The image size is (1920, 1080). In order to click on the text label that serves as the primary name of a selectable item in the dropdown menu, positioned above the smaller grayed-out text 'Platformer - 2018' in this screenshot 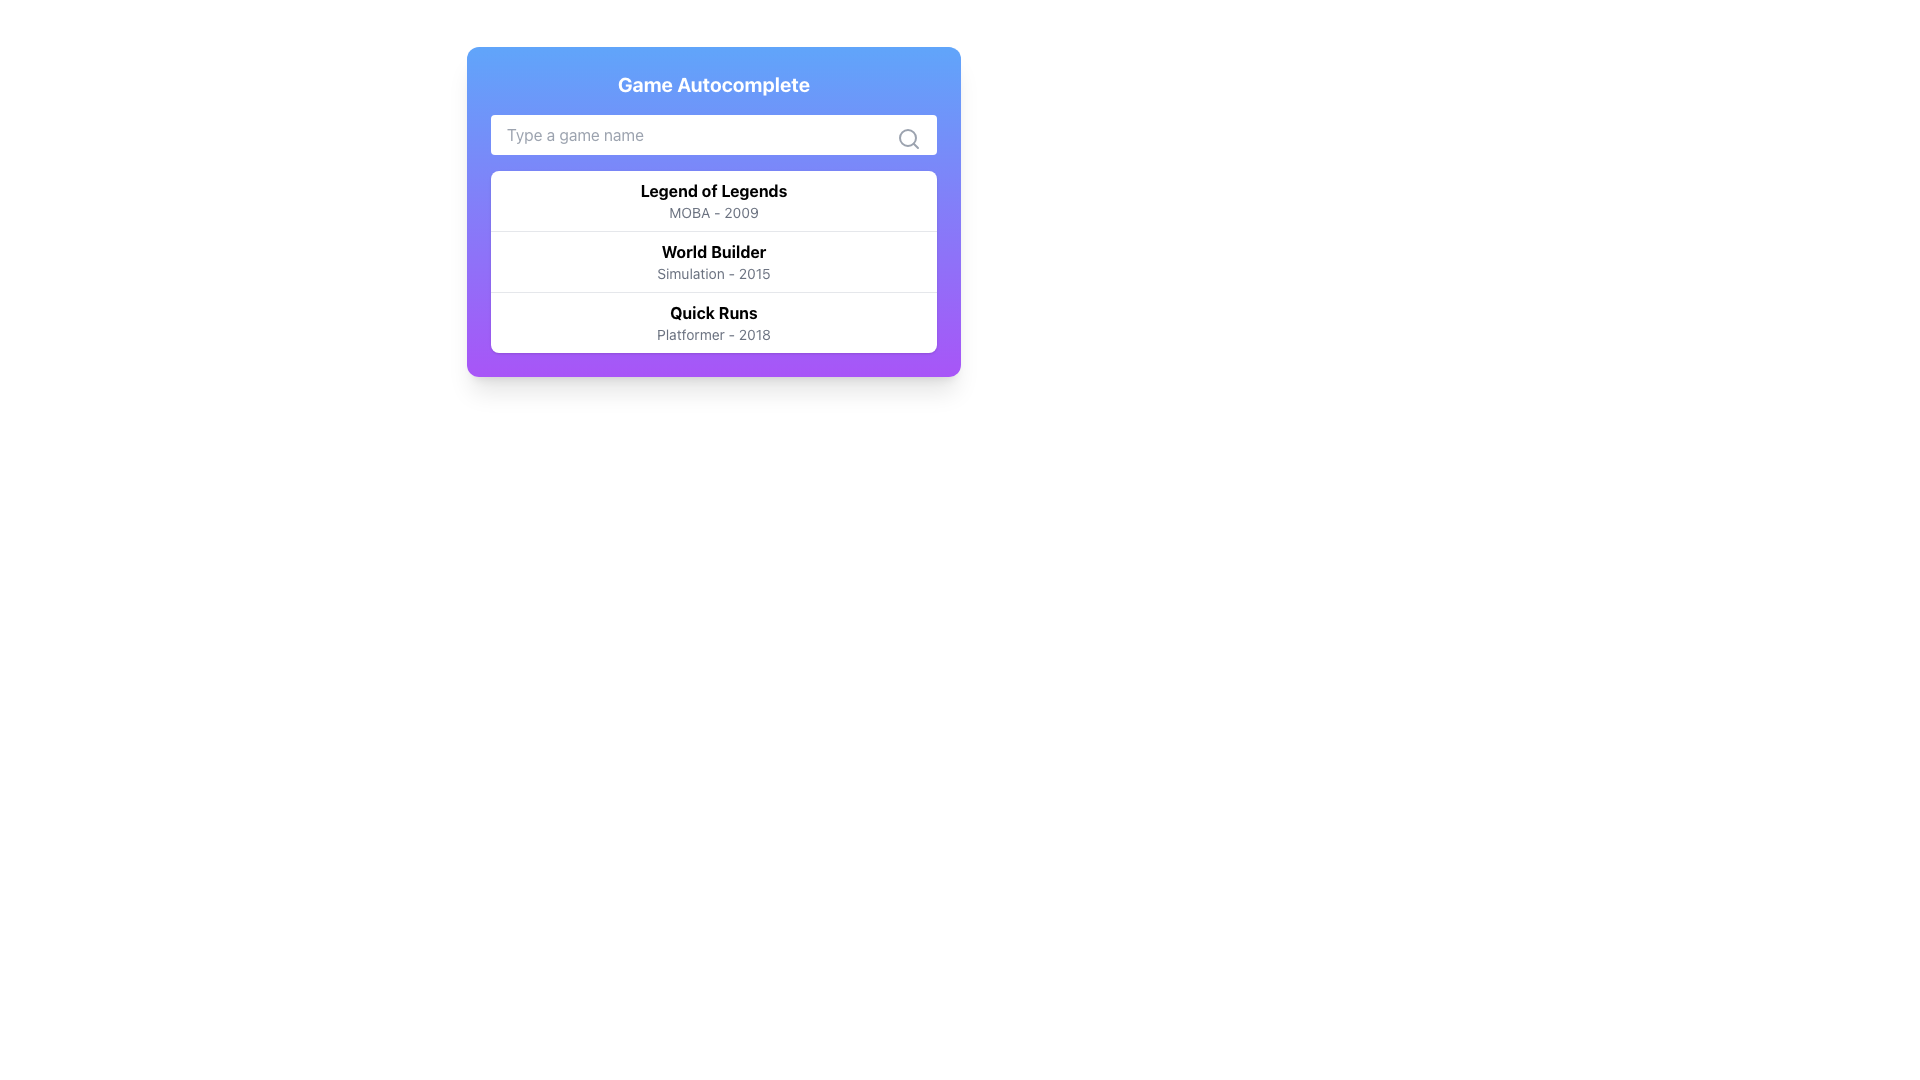, I will do `click(714, 312)`.